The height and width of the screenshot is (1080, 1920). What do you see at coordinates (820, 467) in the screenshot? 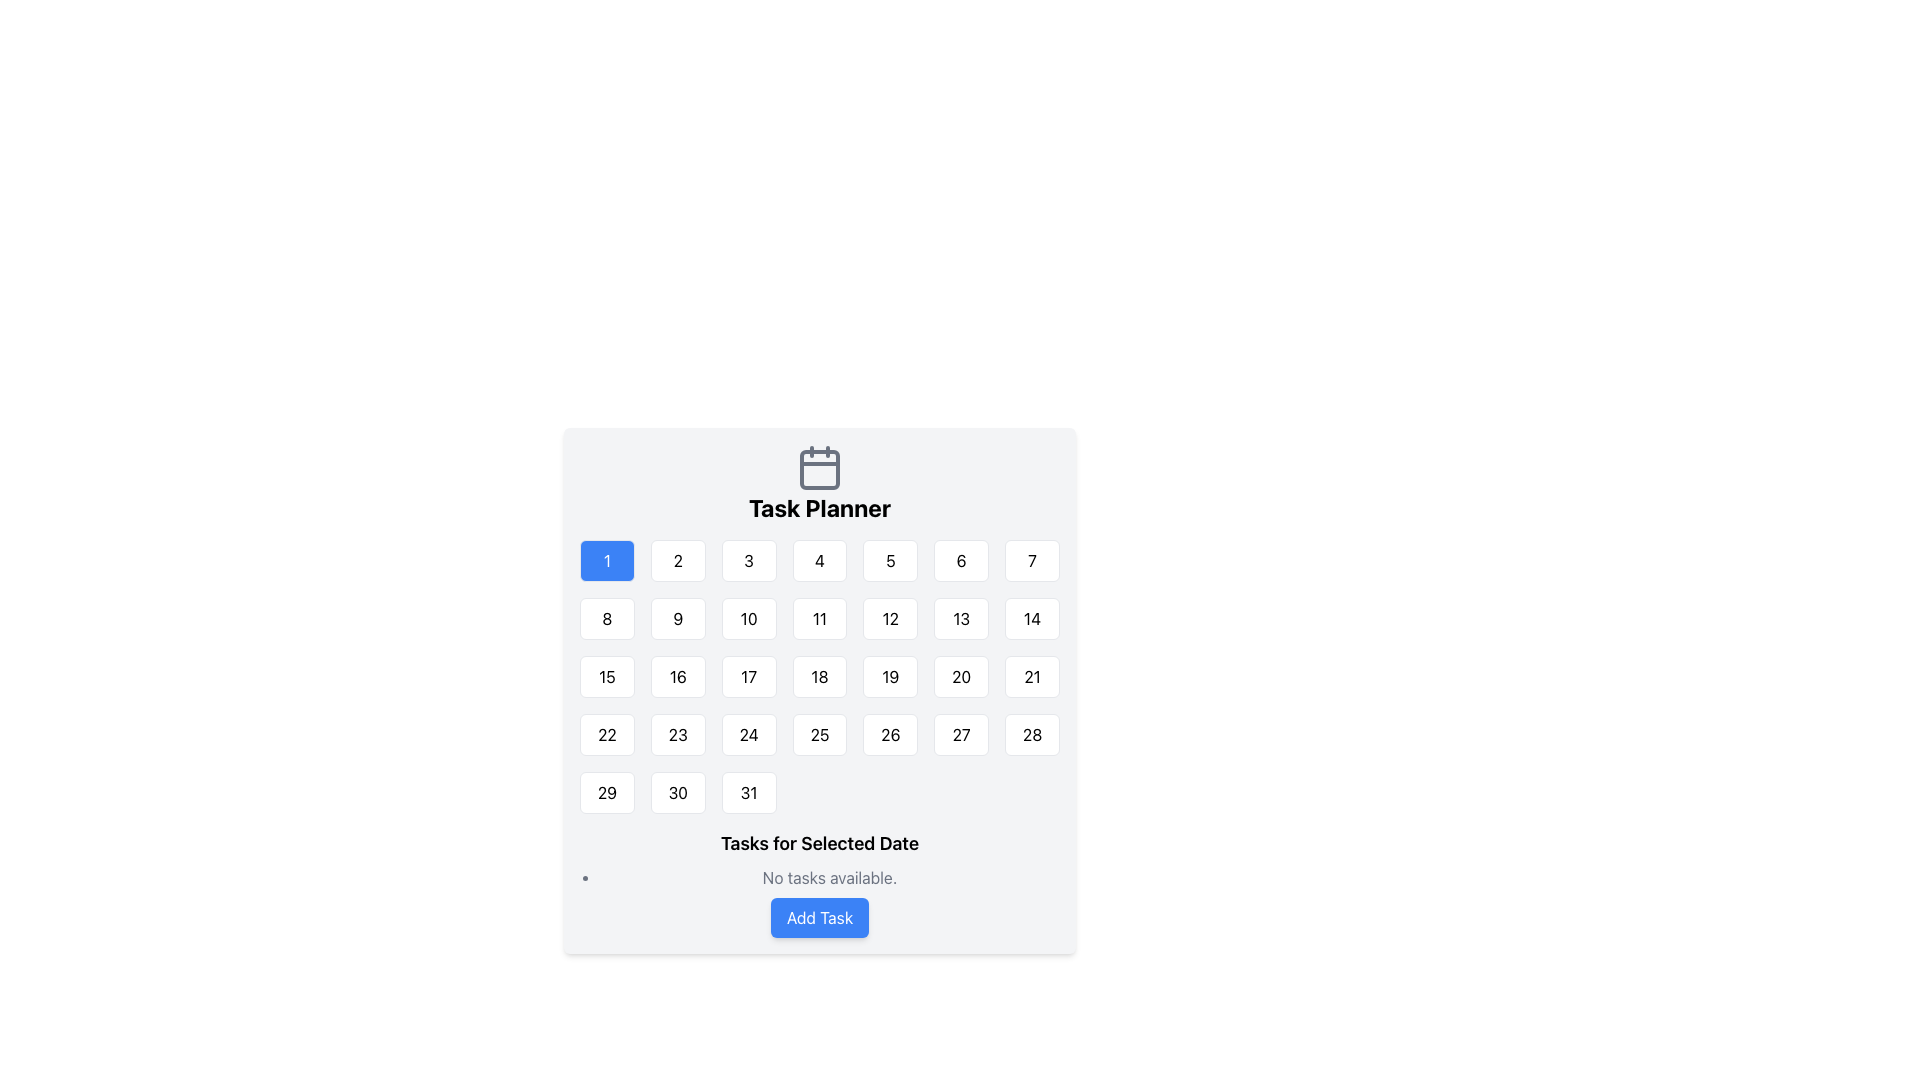
I see `the calendar icon in the 'Task Planner' header, which visually supports the functionality of the planner` at bounding box center [820, 467].